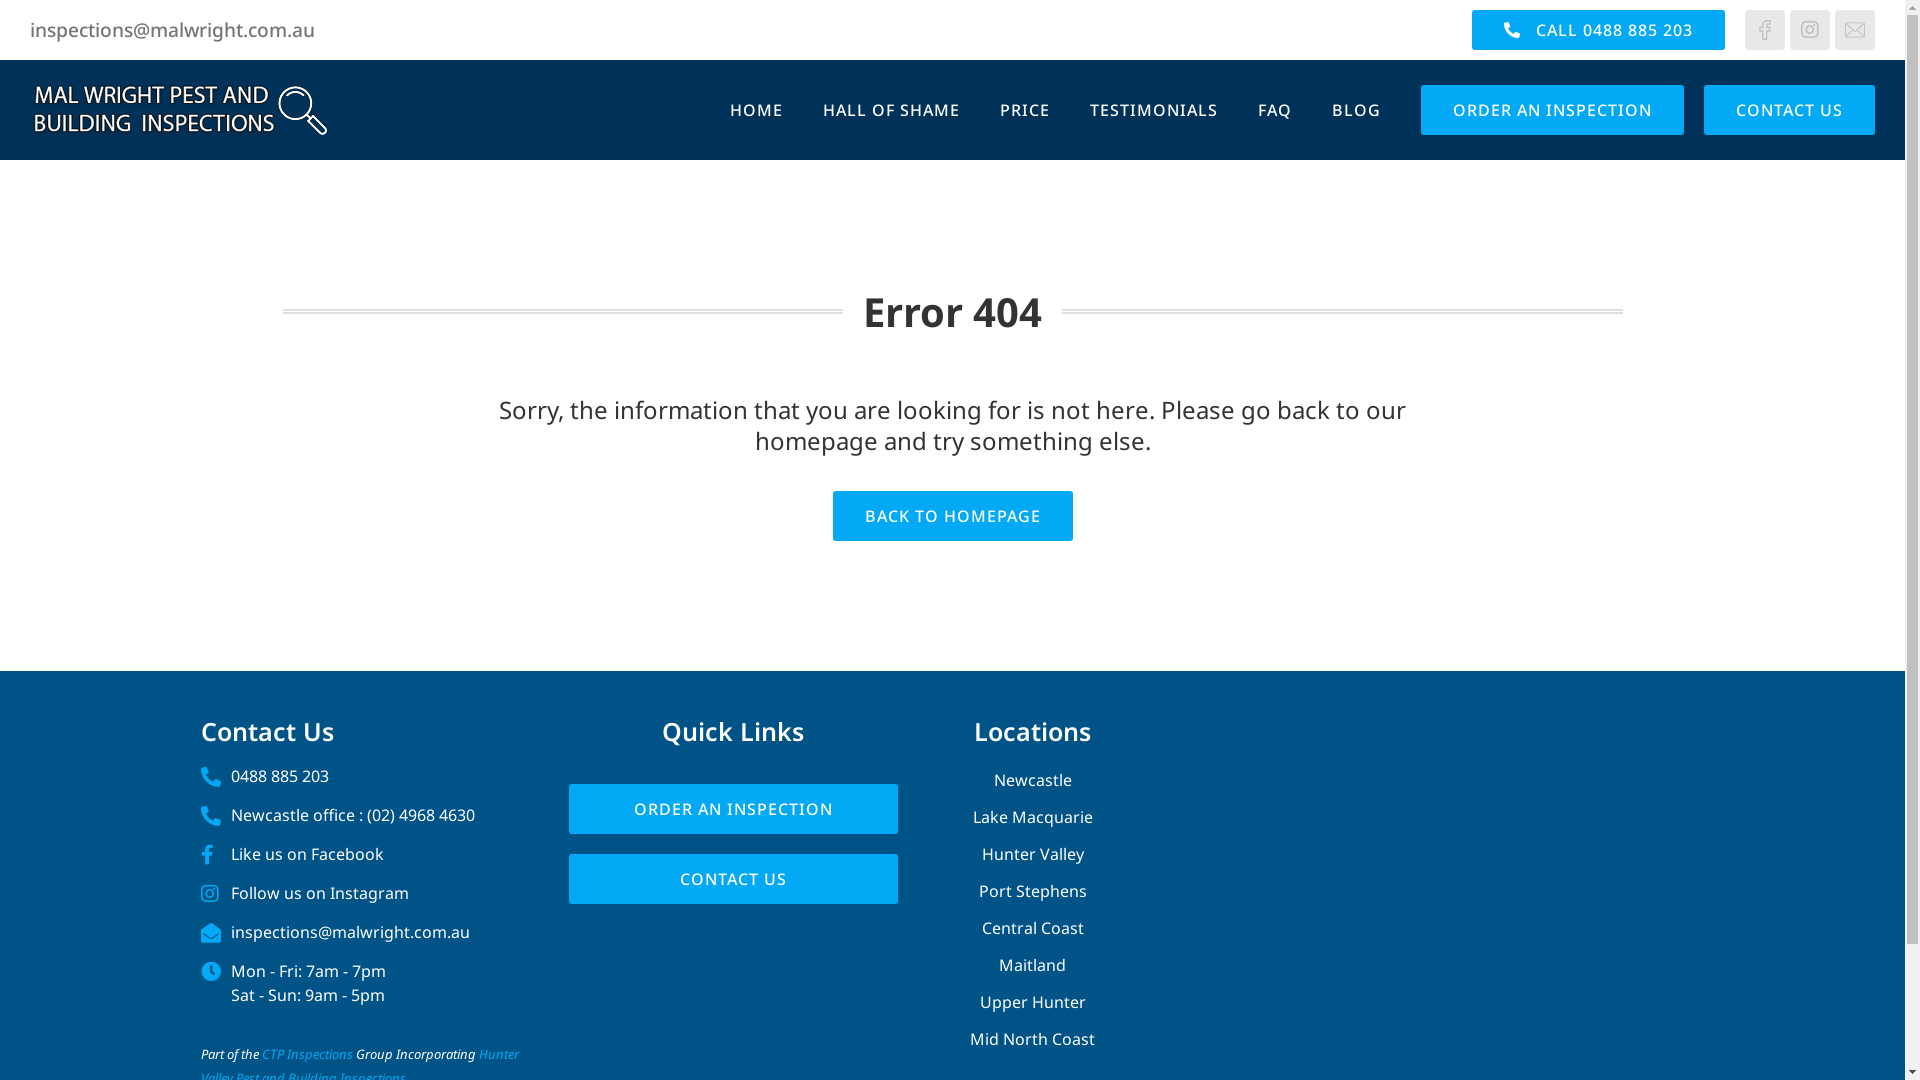 This screenshot has width=1920, height=1080. Describe the element at coordinates (1032, 1037) in the screenshot. I see `'Mid North Coast'` at that location.